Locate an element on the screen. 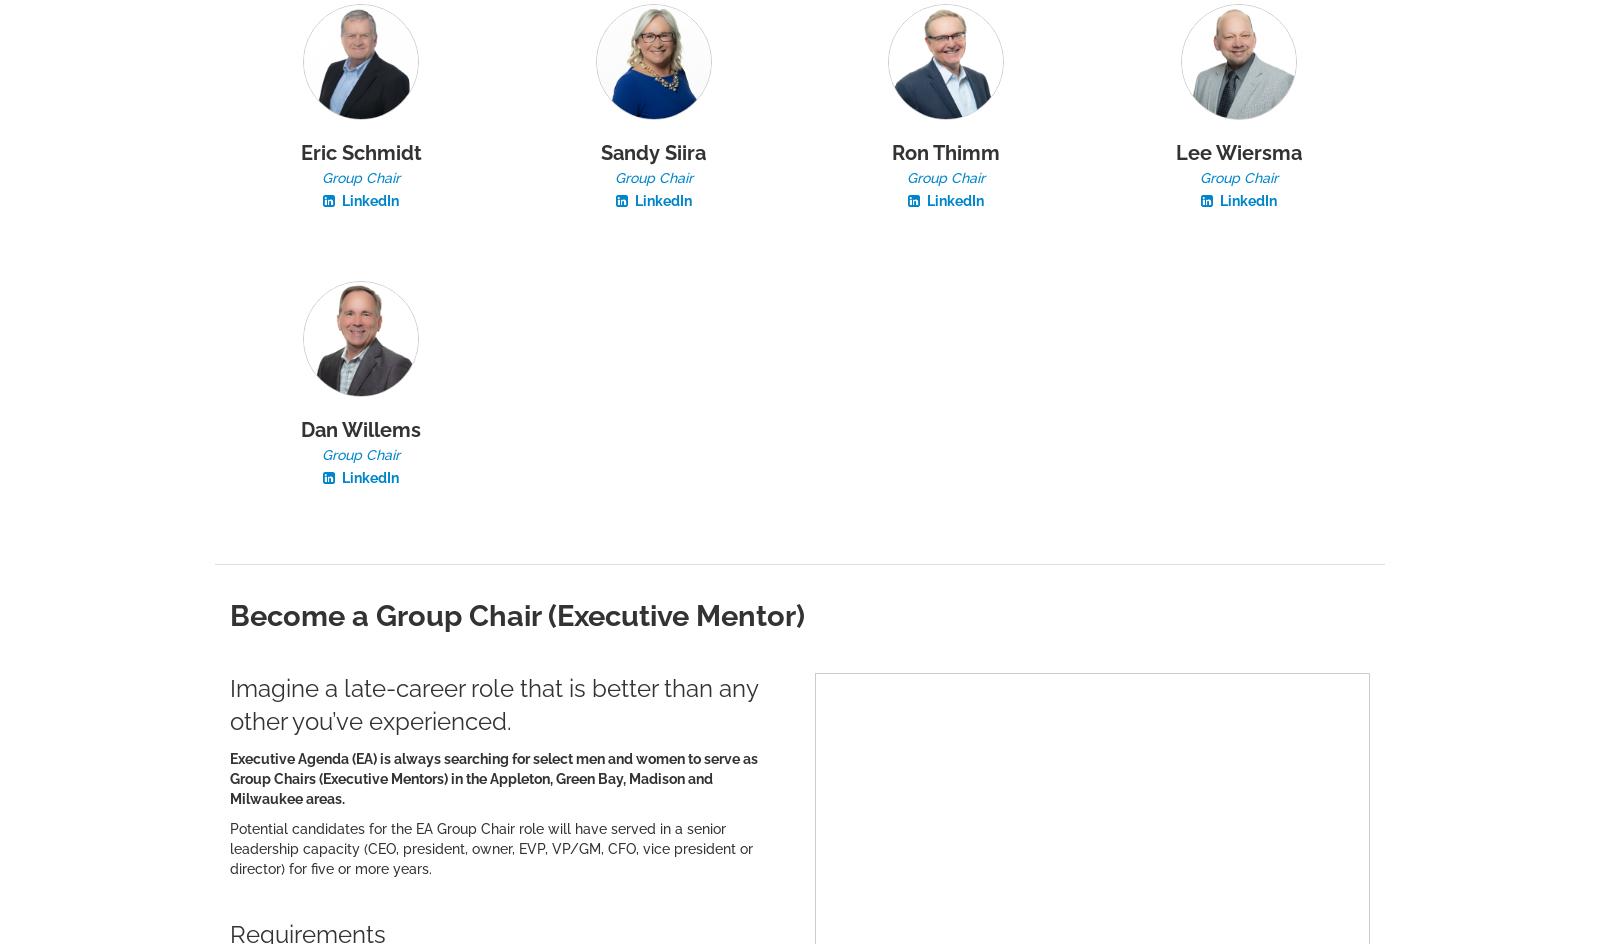 Image resolution: width=1600 pixels, height=944 pixels. 'Executive Agenda (EA) is always searching for select men and women to serve as Group Chairs (Executive Mentors) in the Appleton, Green Bay, Madison and Milwaukee areas.' is located at coordinates (492, 777).